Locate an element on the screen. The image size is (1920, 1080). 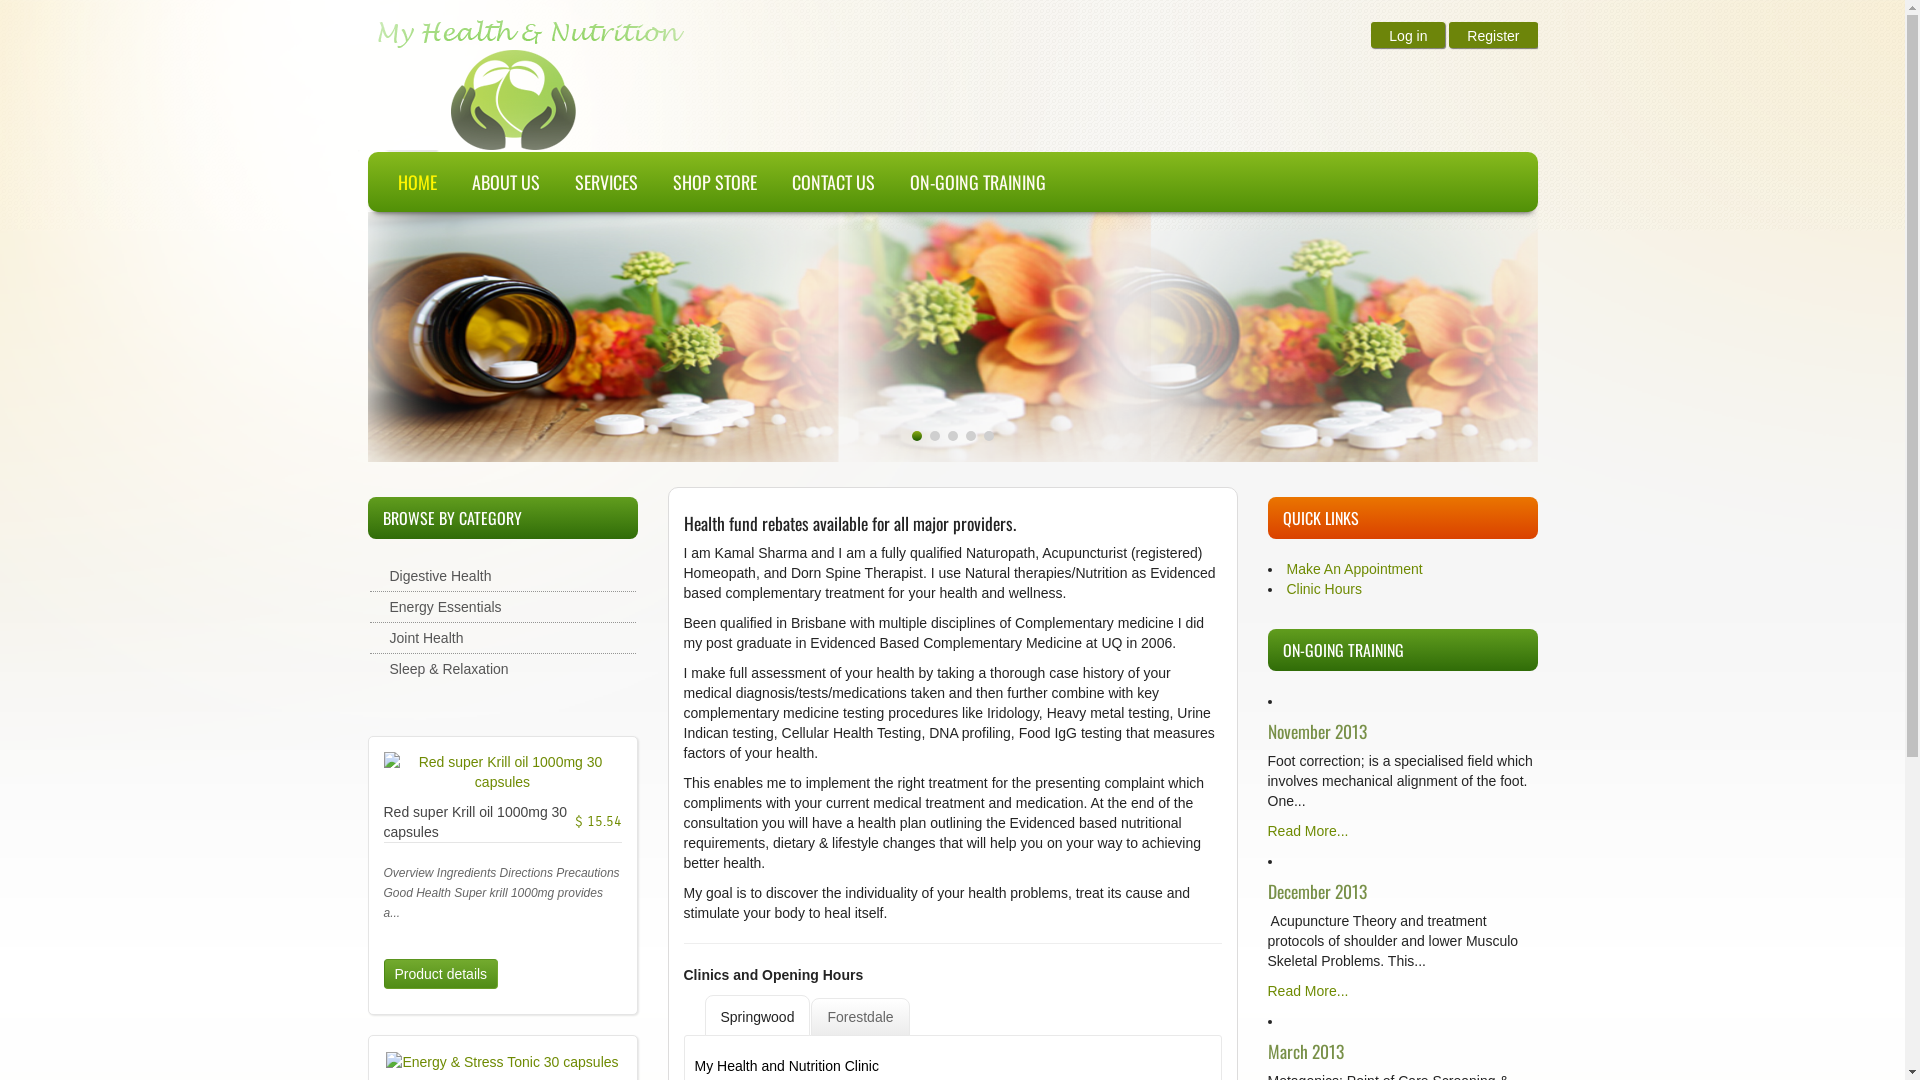
'Energy Essentials' is located at coordinates (503, 605).